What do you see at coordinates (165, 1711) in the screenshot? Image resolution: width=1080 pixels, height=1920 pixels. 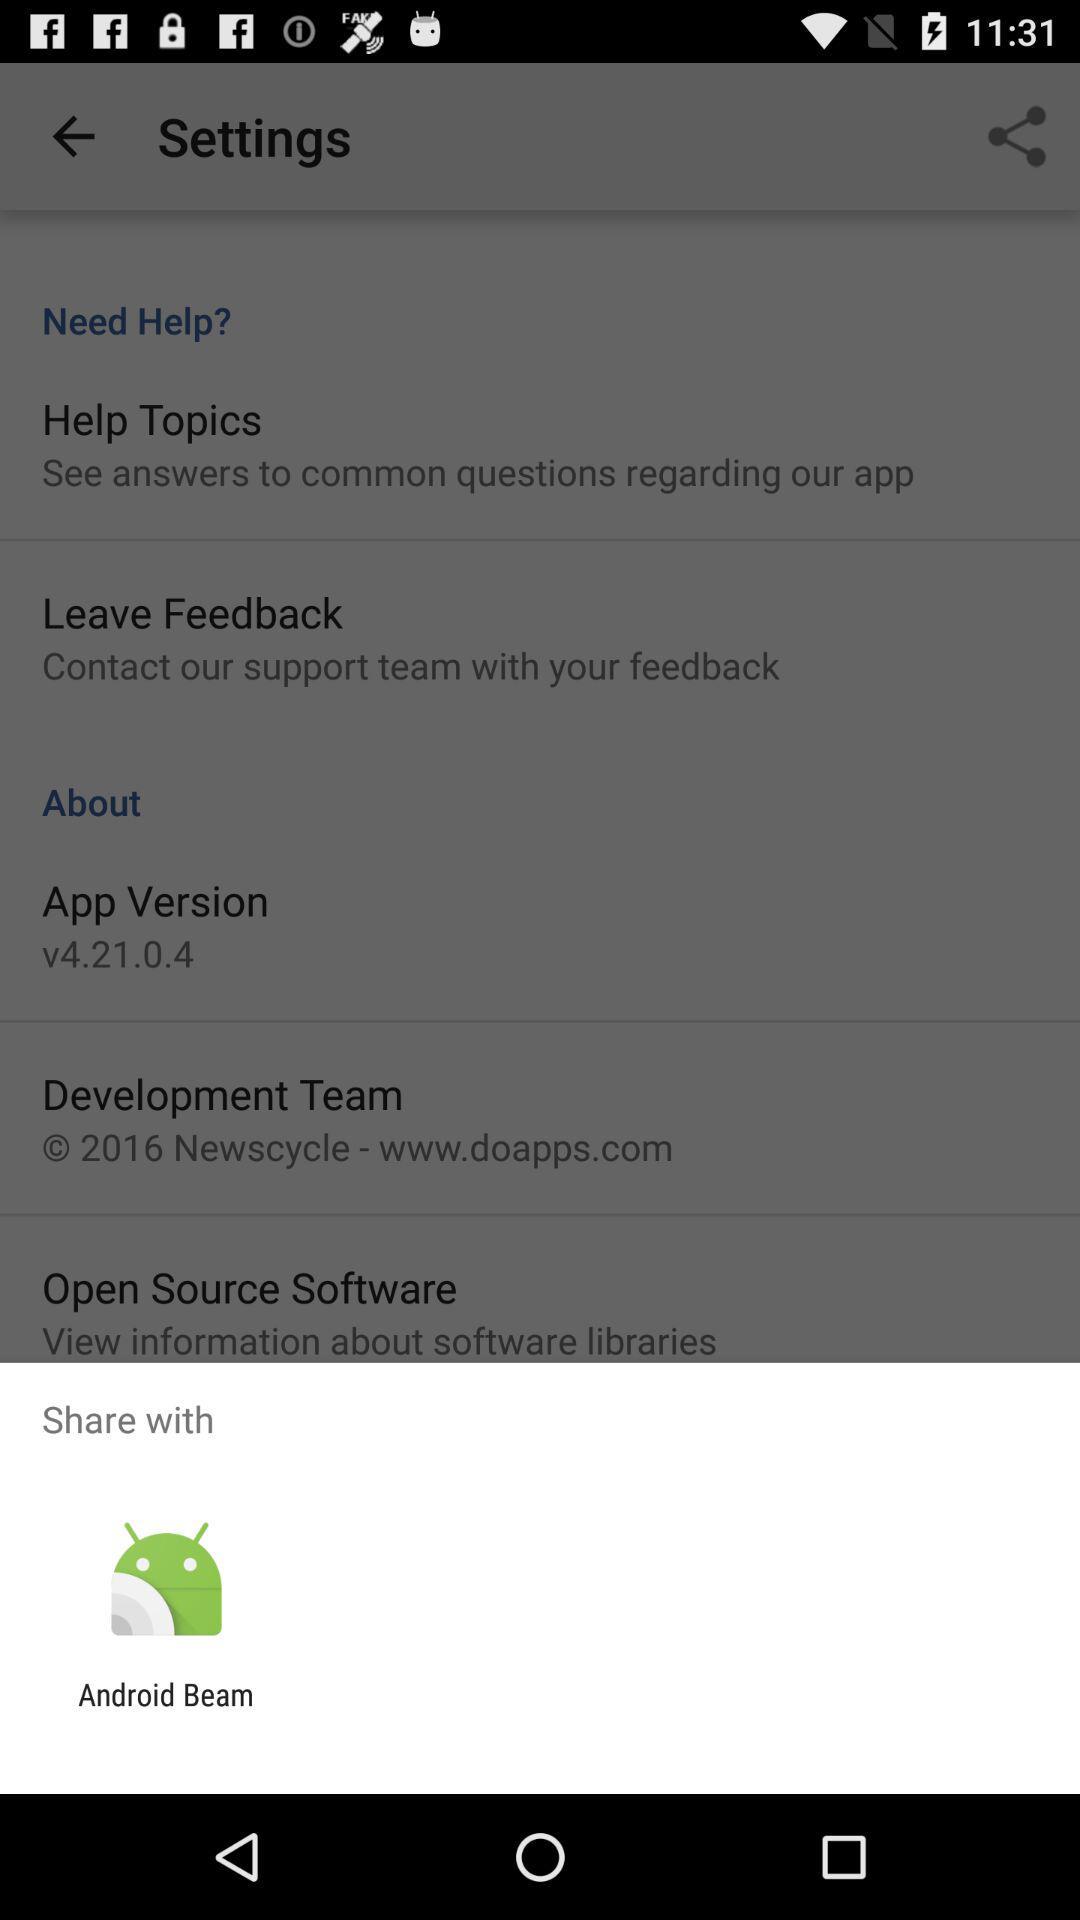 I see `the android beam item` at bounding box center [165, 1711].